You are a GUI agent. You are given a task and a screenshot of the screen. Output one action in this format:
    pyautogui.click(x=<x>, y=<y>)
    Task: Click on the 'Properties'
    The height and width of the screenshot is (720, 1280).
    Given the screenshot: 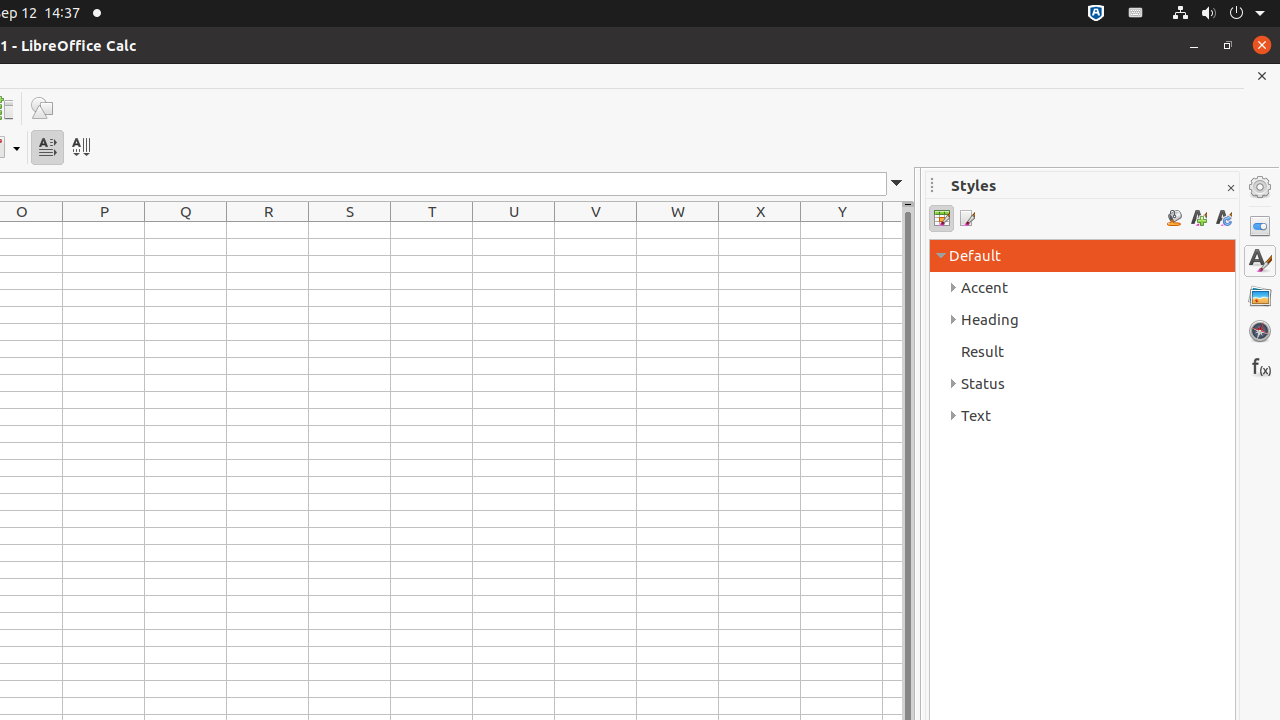 What is the action you would take?
    pyautogui.click(x=1259, y=225)
    